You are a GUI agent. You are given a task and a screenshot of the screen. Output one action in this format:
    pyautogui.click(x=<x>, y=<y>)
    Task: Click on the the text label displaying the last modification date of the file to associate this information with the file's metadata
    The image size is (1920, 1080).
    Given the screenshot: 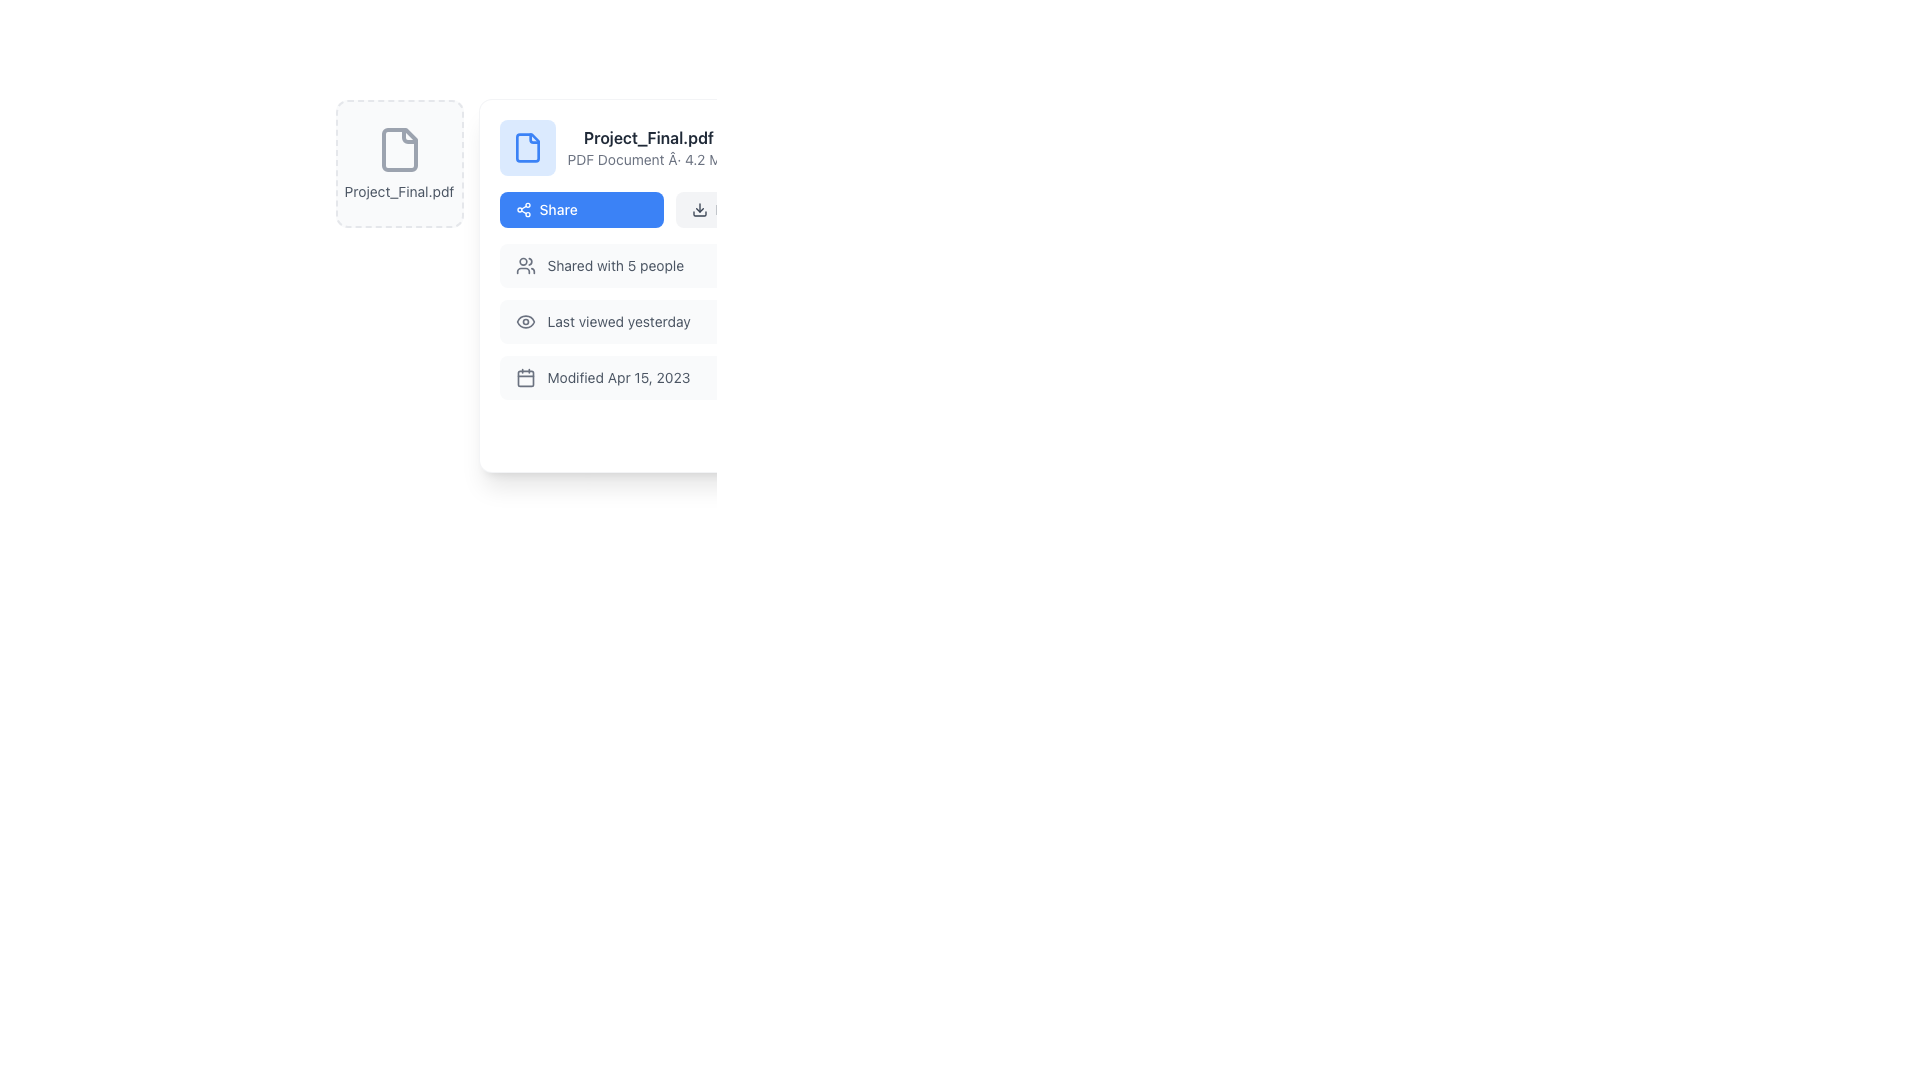 What is the action you would take?
    pyautogui.click(x=618, y=378)
    